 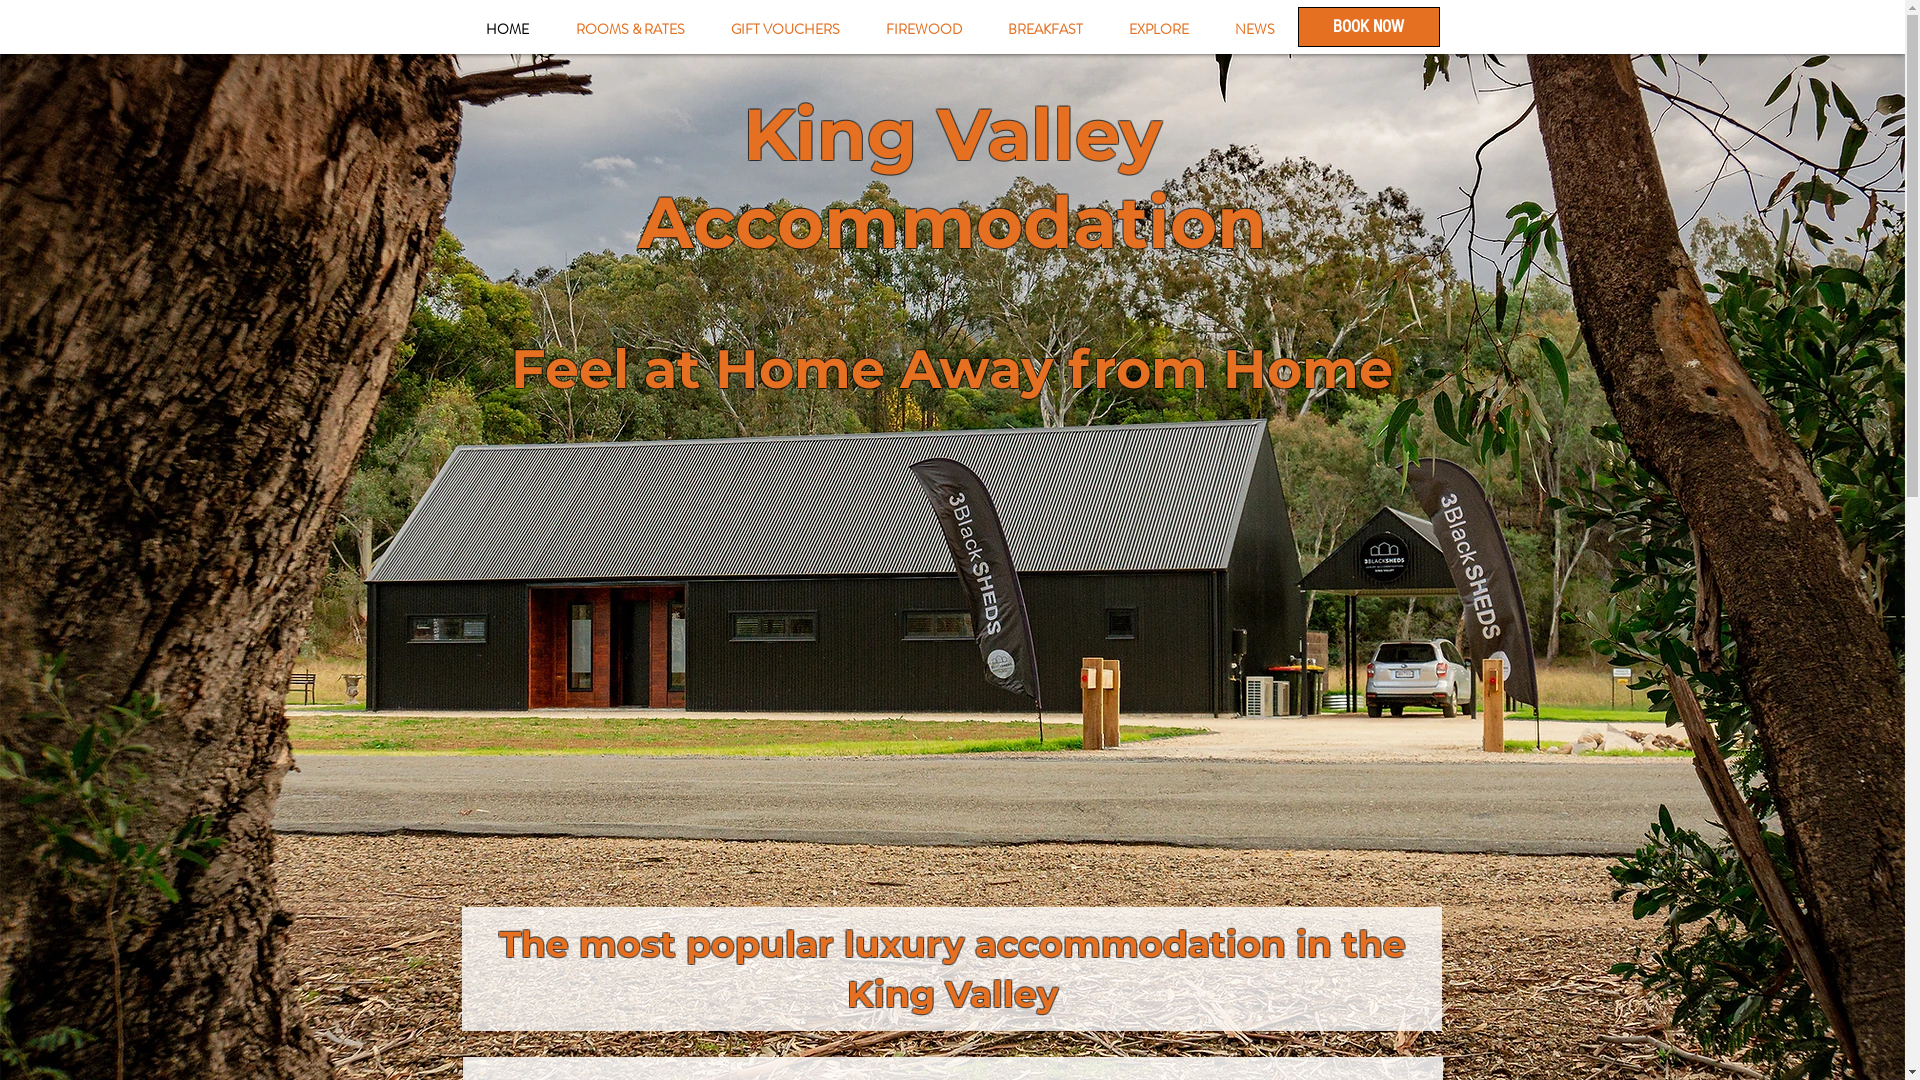 What do you see at coordinates (1158, 29) in the screenshot?
I see `'EXPLORE'` at bounding box center [1158, 29].